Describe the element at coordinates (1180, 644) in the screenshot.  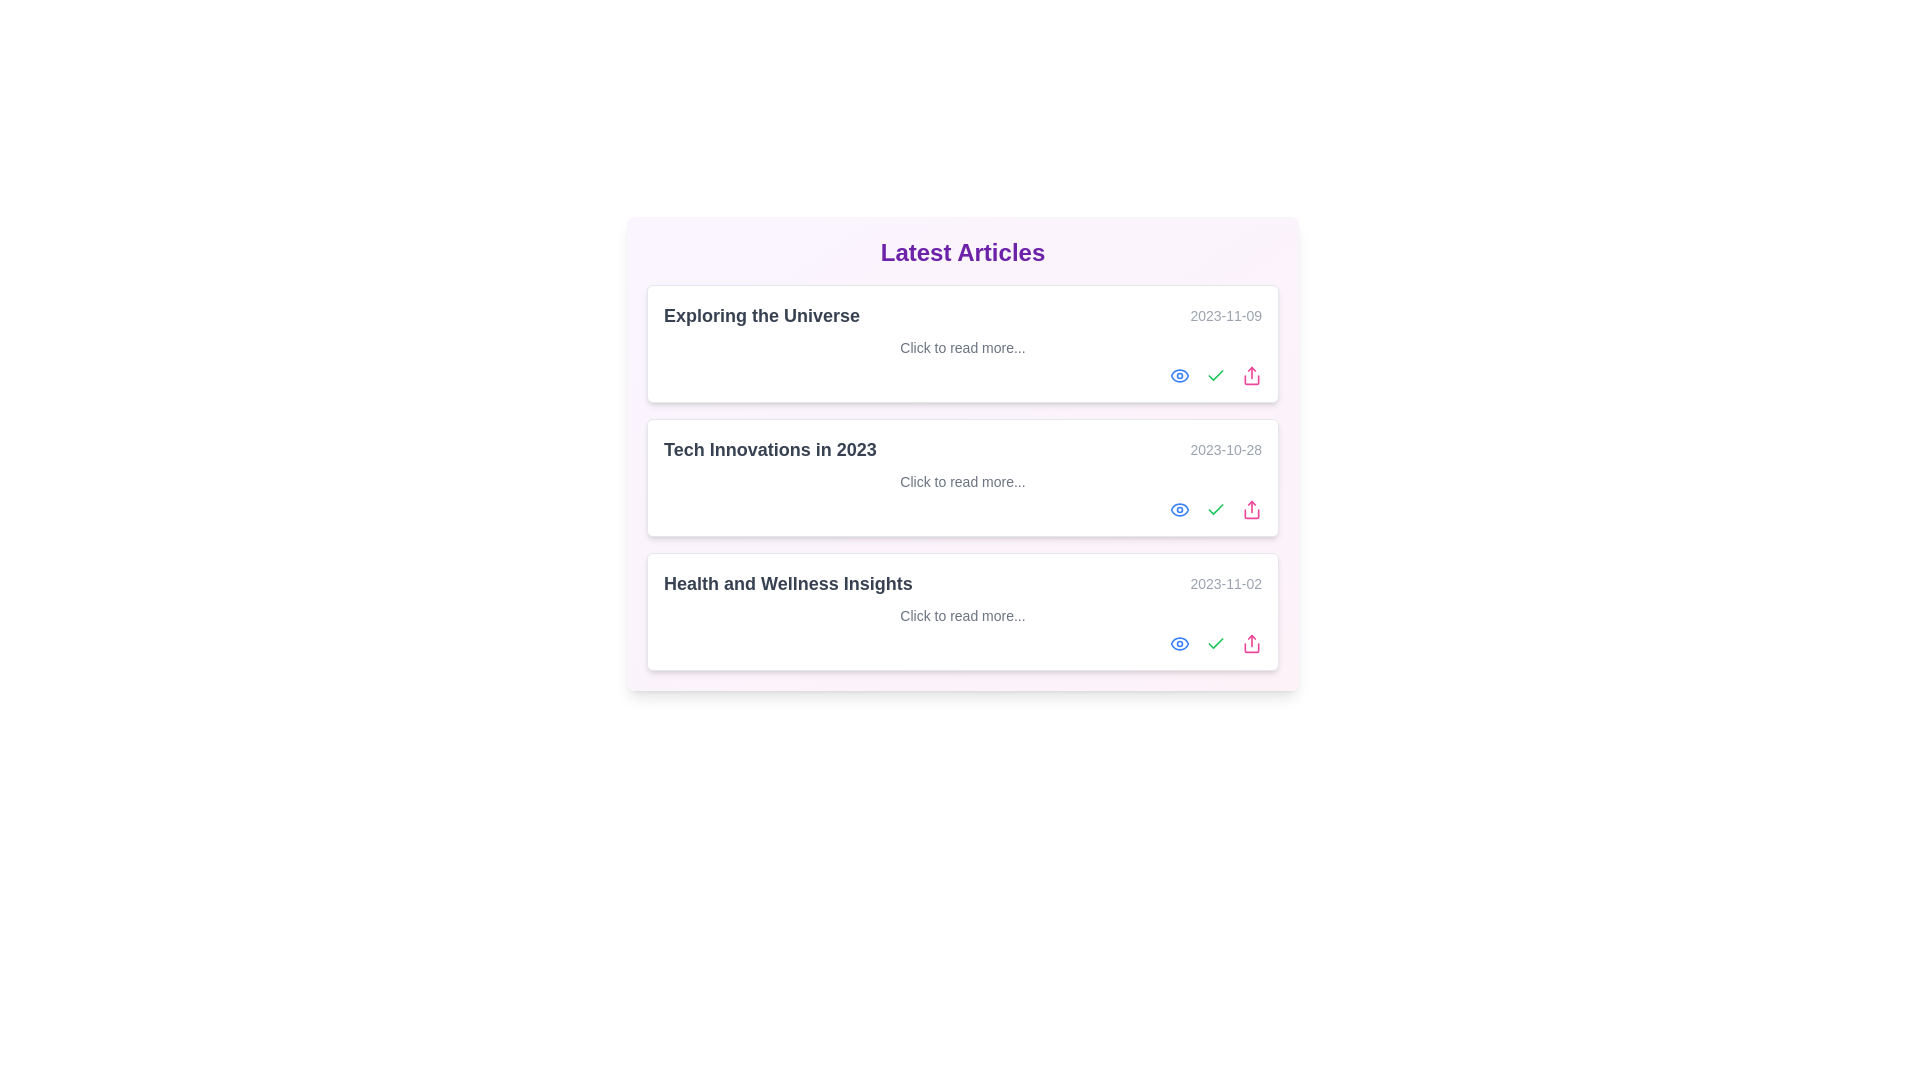
I see `'Eye' icon associated with the article titled 'Health and Wellness Insights'` at that location.